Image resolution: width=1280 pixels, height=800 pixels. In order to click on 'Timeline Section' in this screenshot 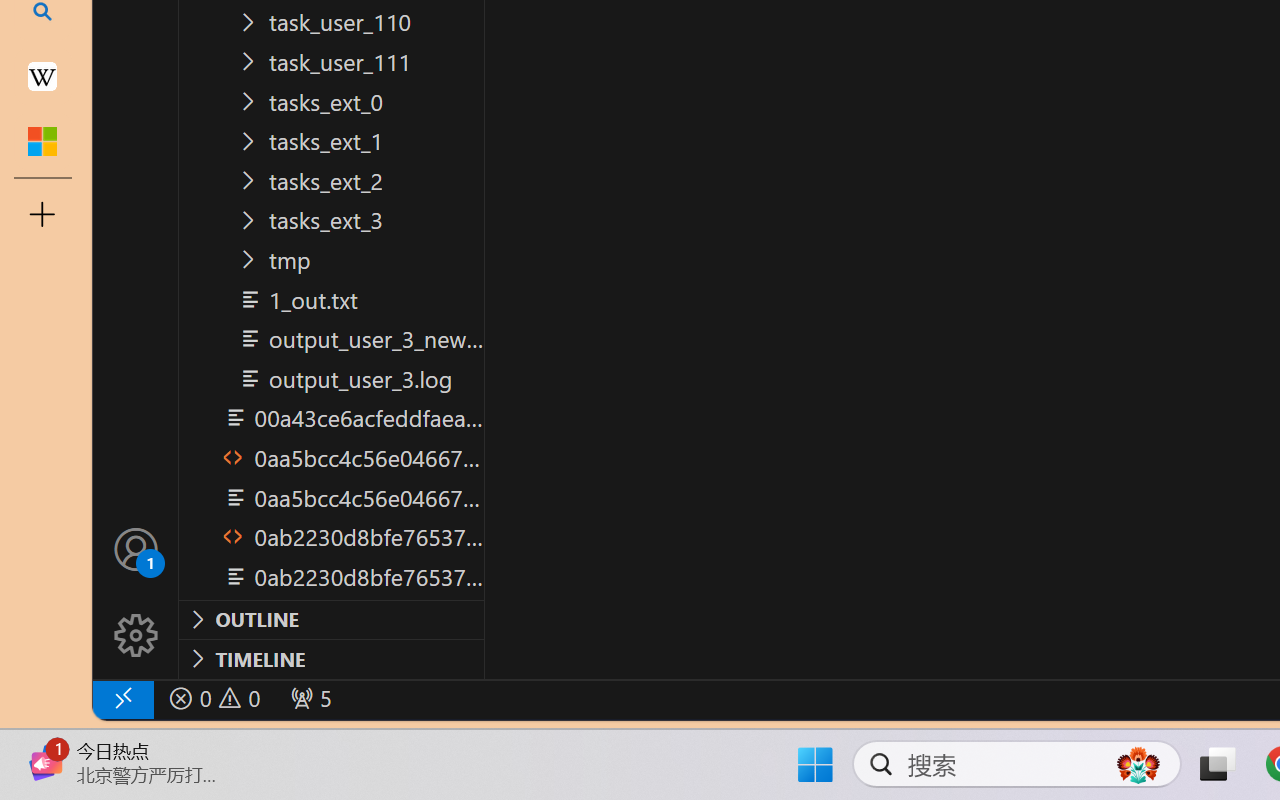, I will do `click(331, 657)`.